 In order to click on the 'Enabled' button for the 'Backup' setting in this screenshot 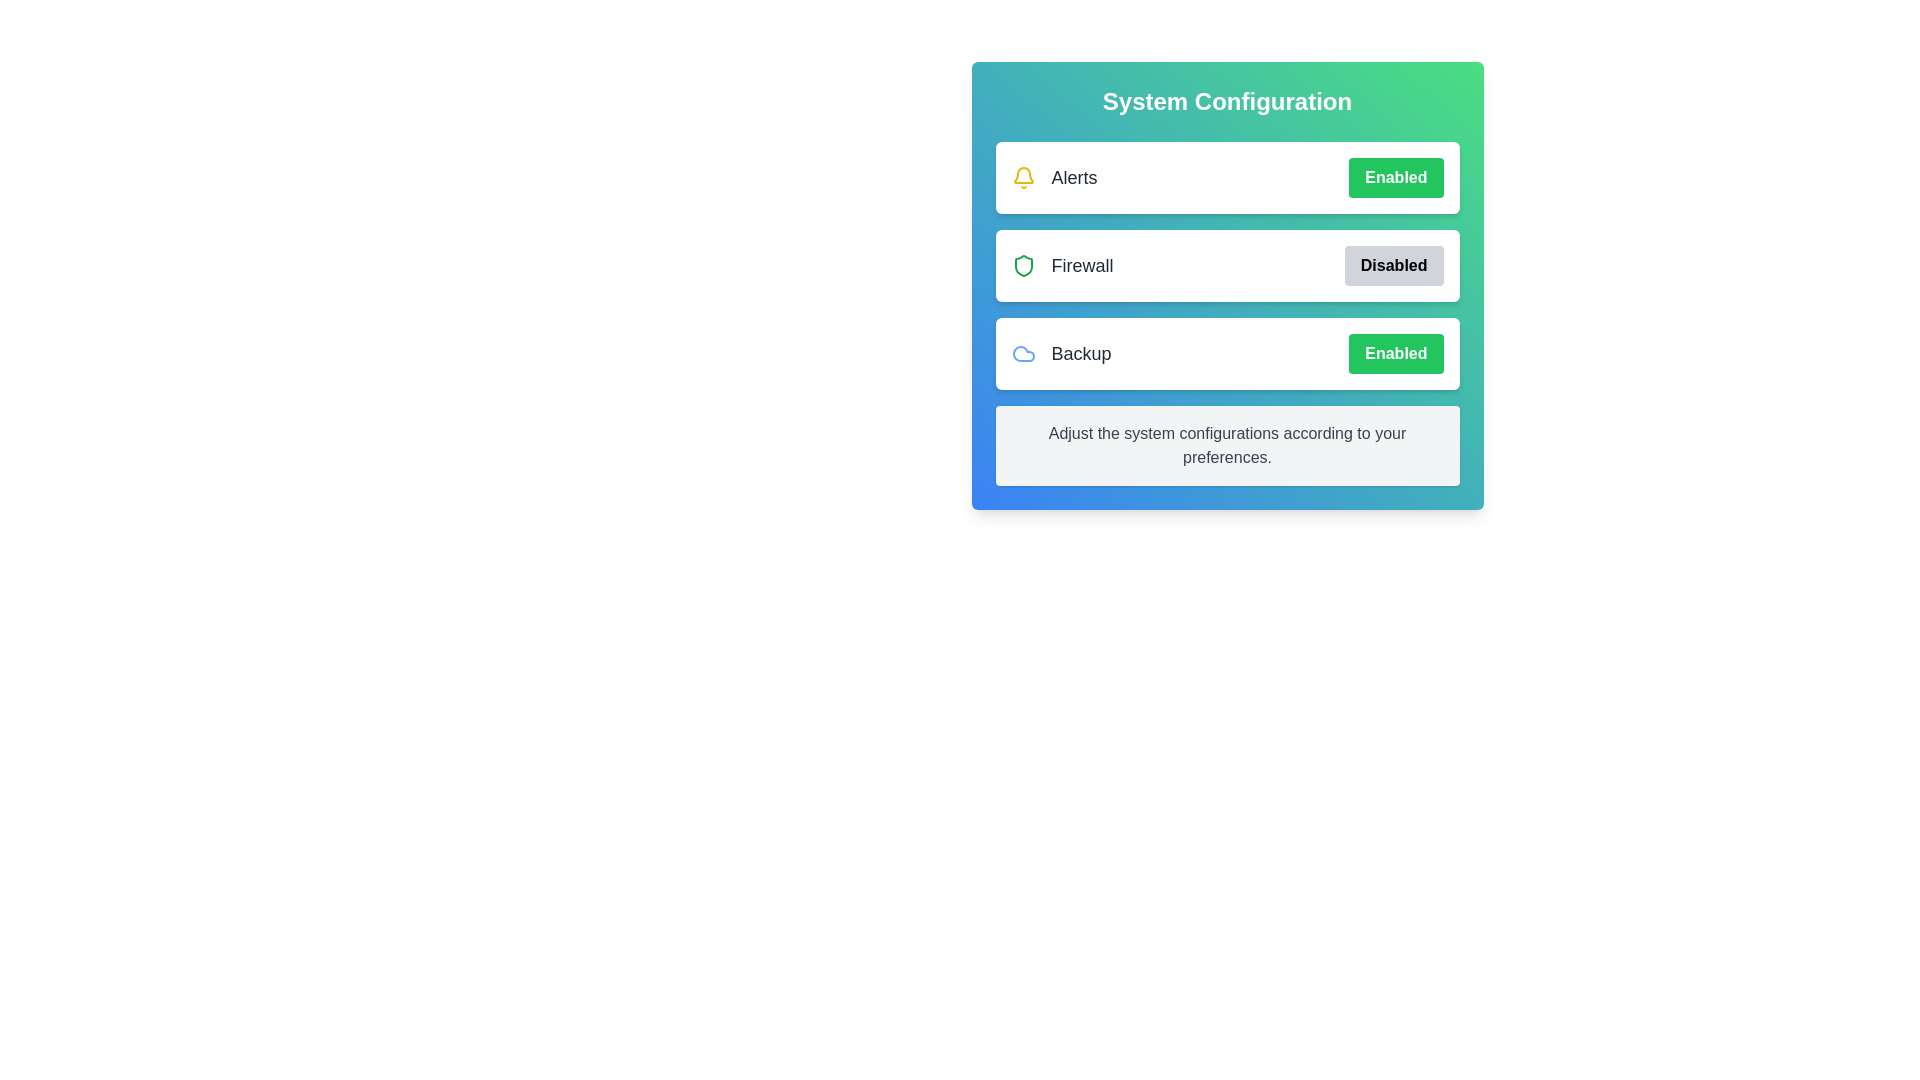, I will do `click(1395, 353)`.